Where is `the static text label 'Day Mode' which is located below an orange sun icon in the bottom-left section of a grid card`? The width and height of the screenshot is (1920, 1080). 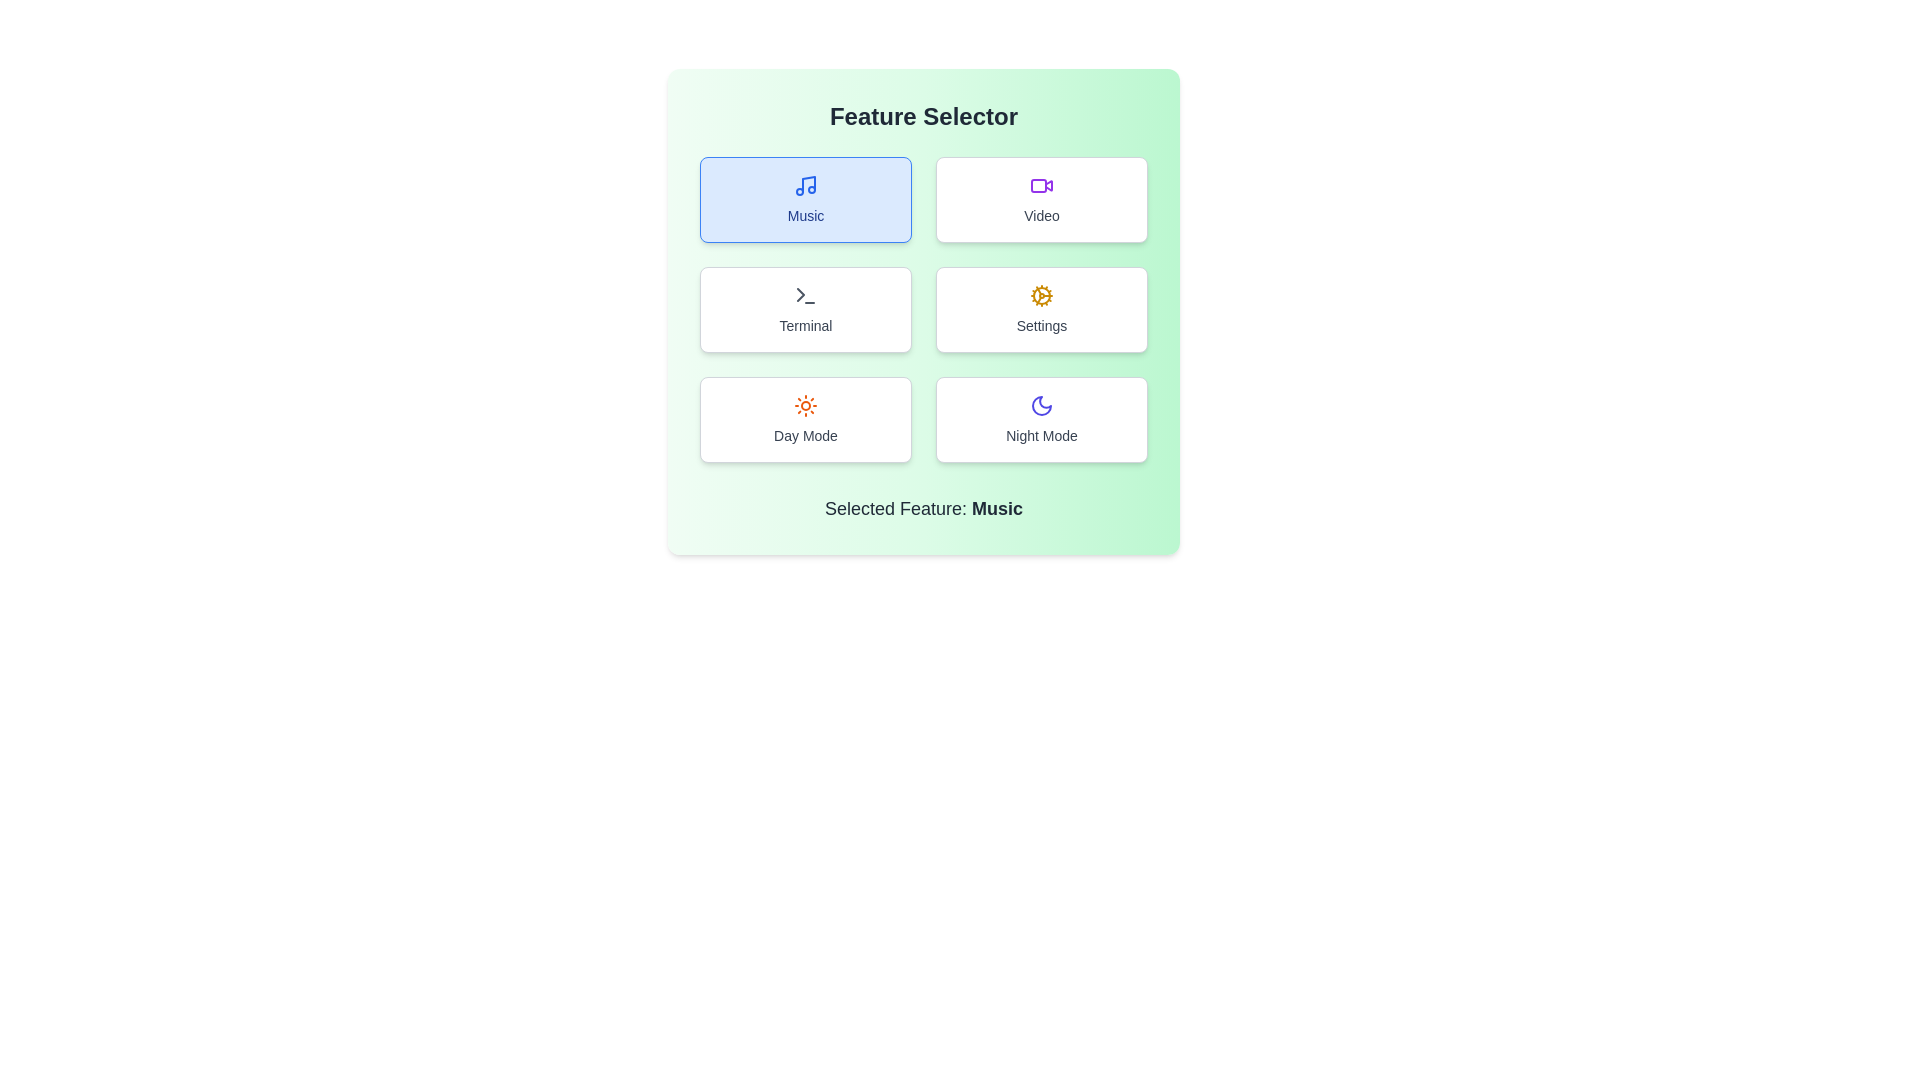 the static text label 'Day Mode' which is located below an orange sun icon in the bottom-left section of a grid card is located at coordinates (806, 434).